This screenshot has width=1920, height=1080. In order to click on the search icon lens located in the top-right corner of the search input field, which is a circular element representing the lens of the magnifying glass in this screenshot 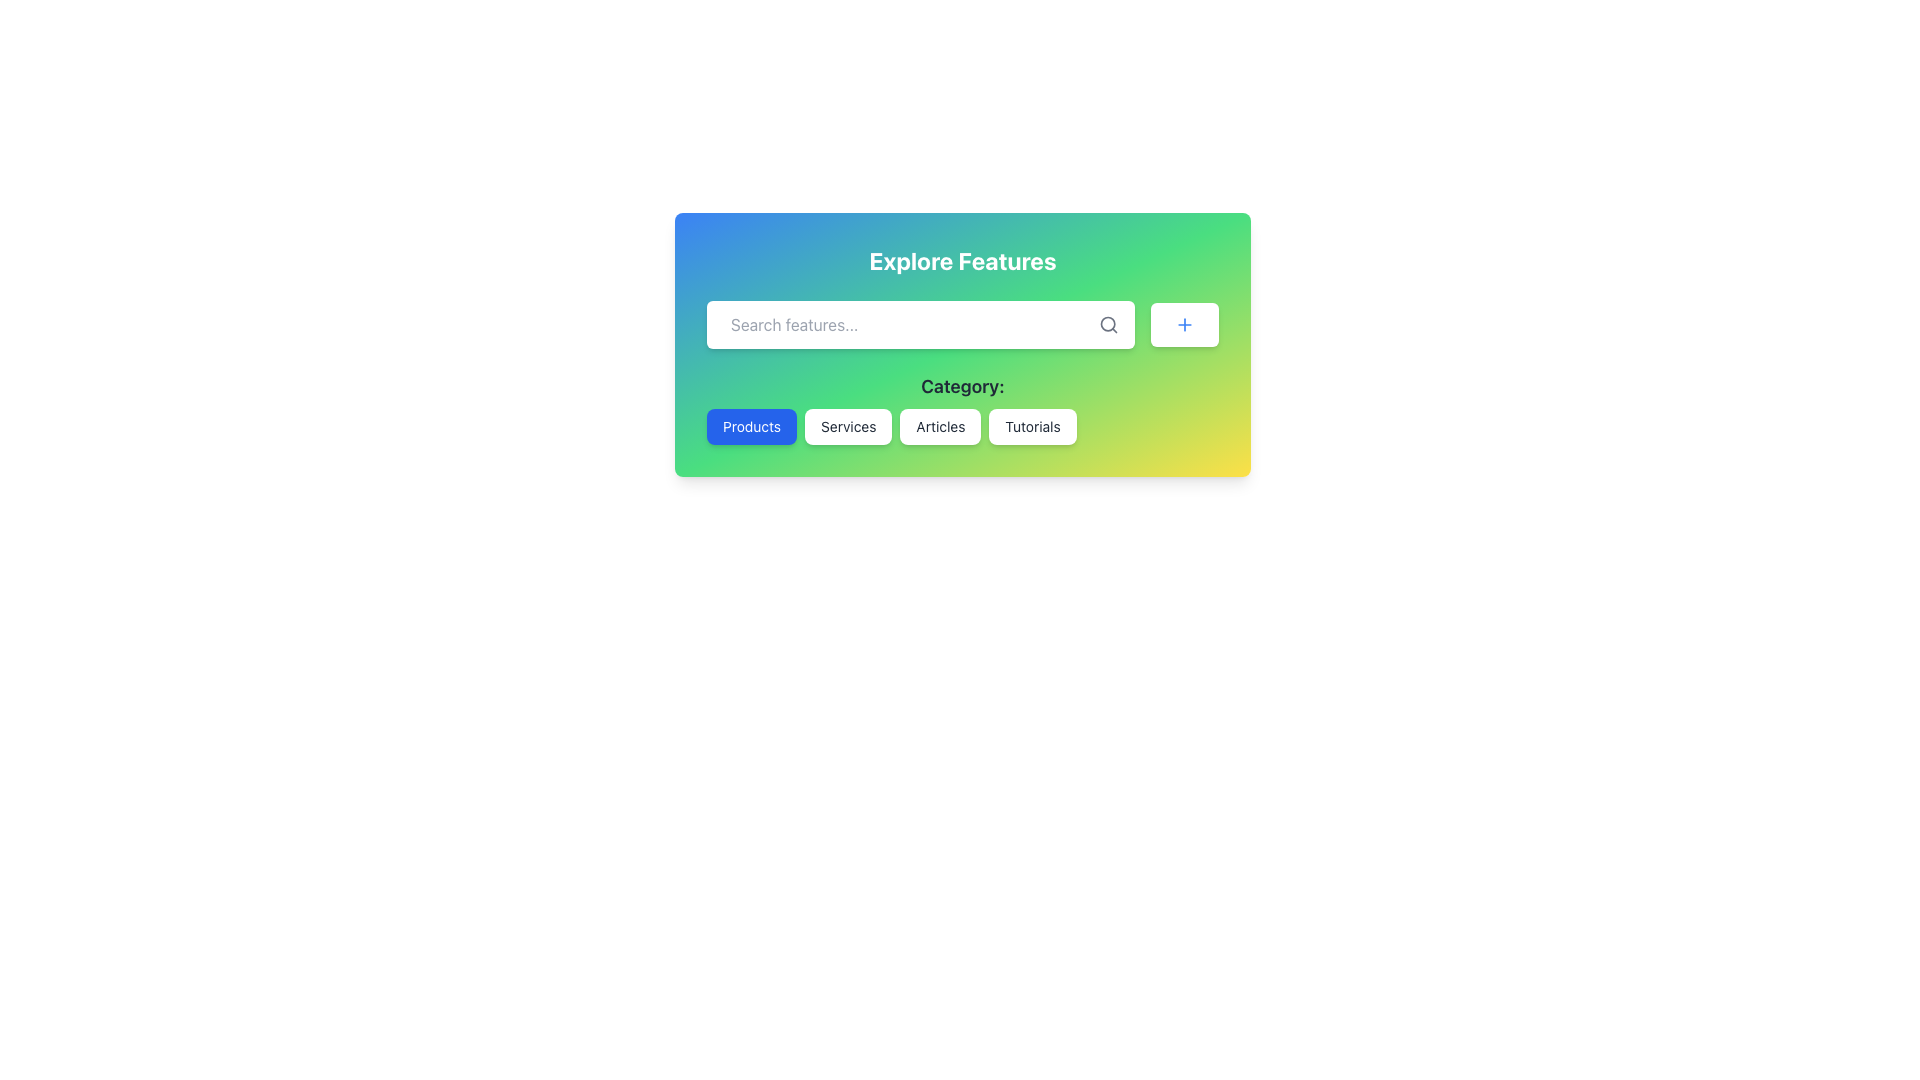, I will do `click(1107, 323)`.